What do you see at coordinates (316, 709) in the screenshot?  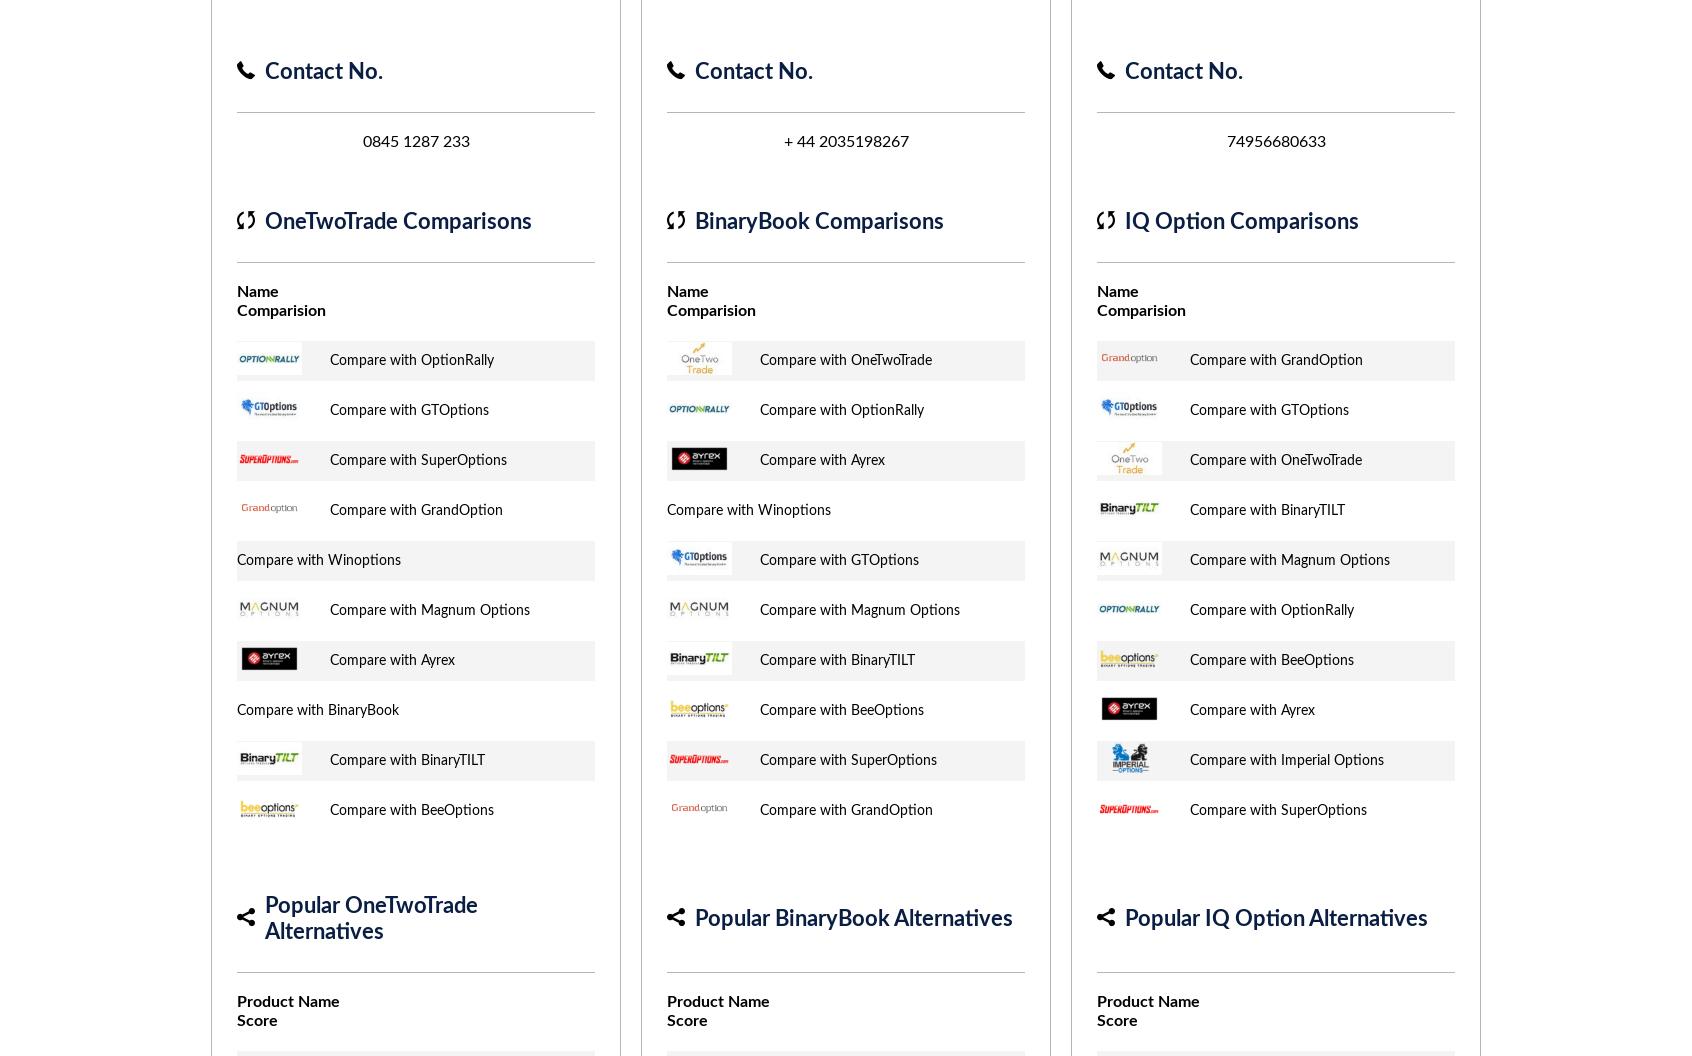 I see `'Compare with BinaryBook'` at bounding box center [316, 709].